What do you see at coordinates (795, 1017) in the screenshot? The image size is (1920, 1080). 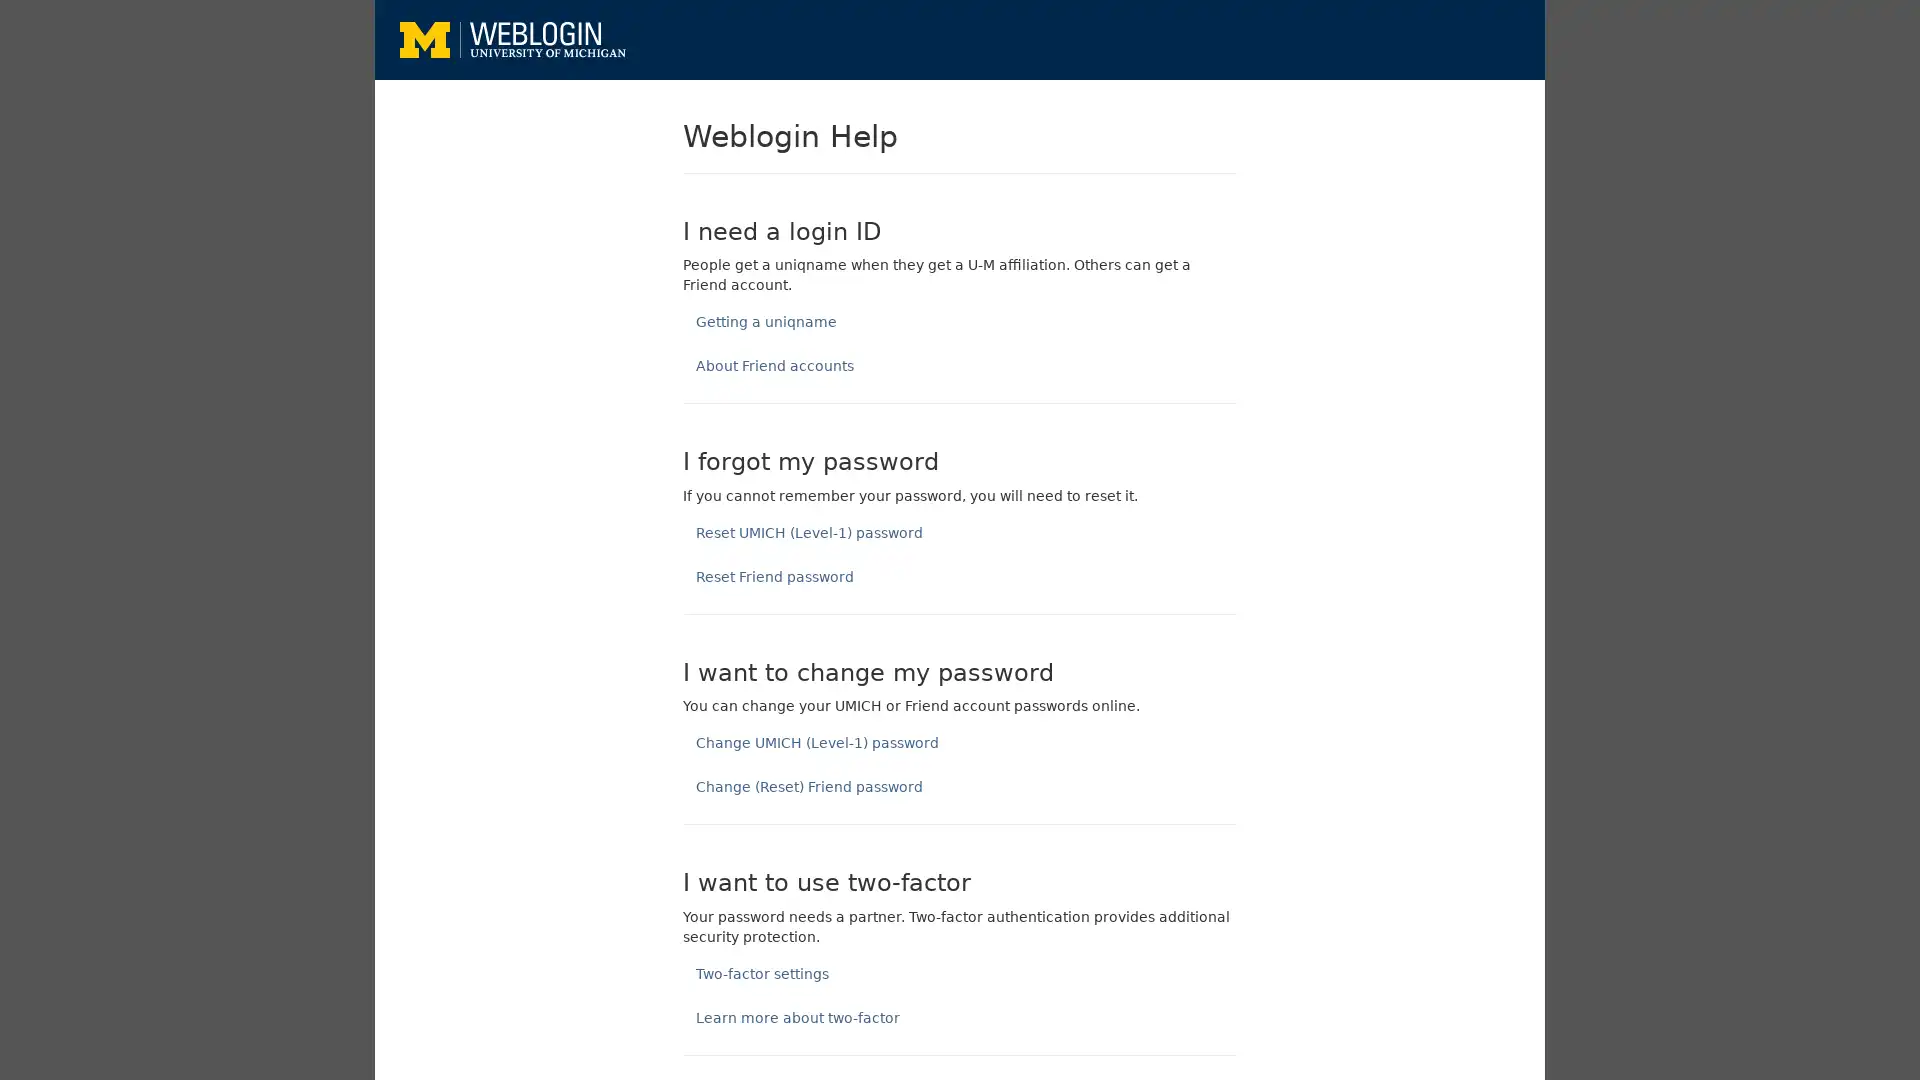 I see `Learn more about two-factor` at bounding box center [795, 1017].